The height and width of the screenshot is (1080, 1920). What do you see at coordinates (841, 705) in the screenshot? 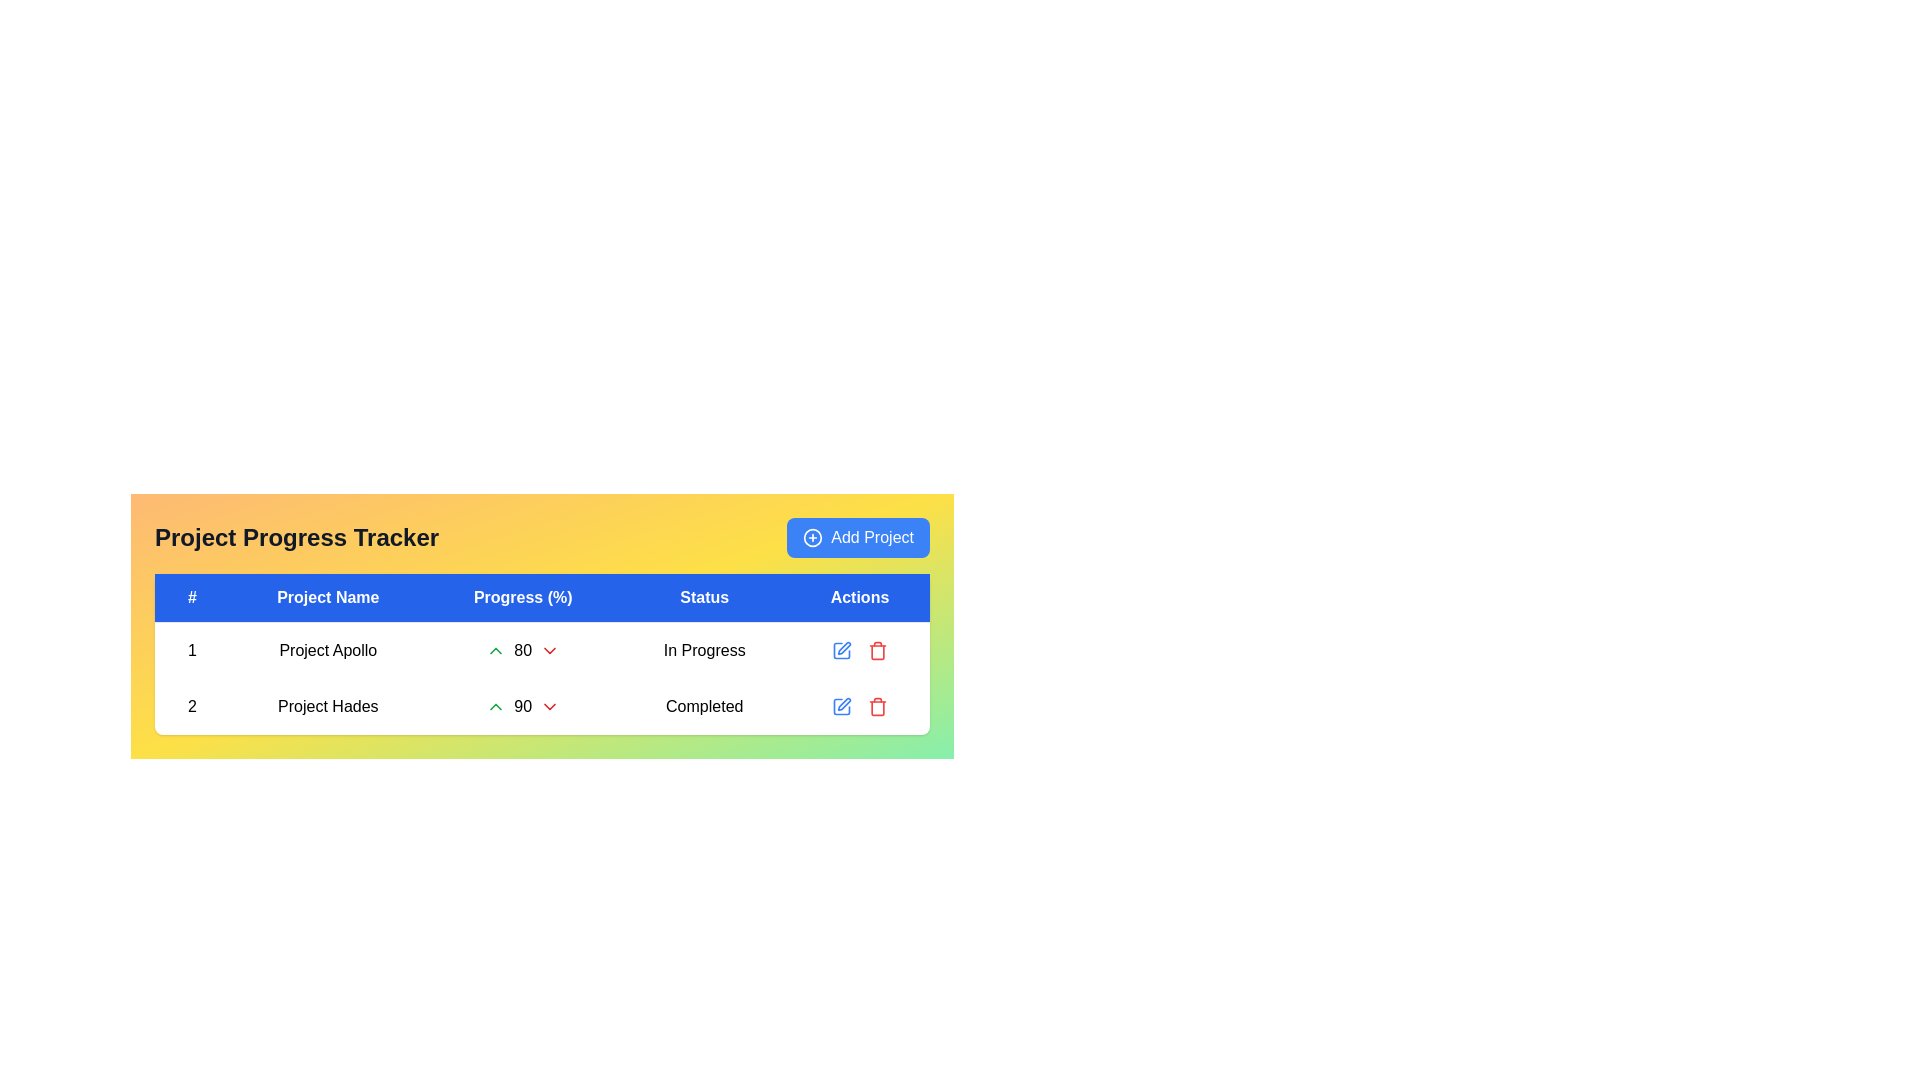
I see `the interactive SVG element in the 'Actions' column of the second row, which is positioned to the left of the red delete icon` at bounding box center [841, 705].